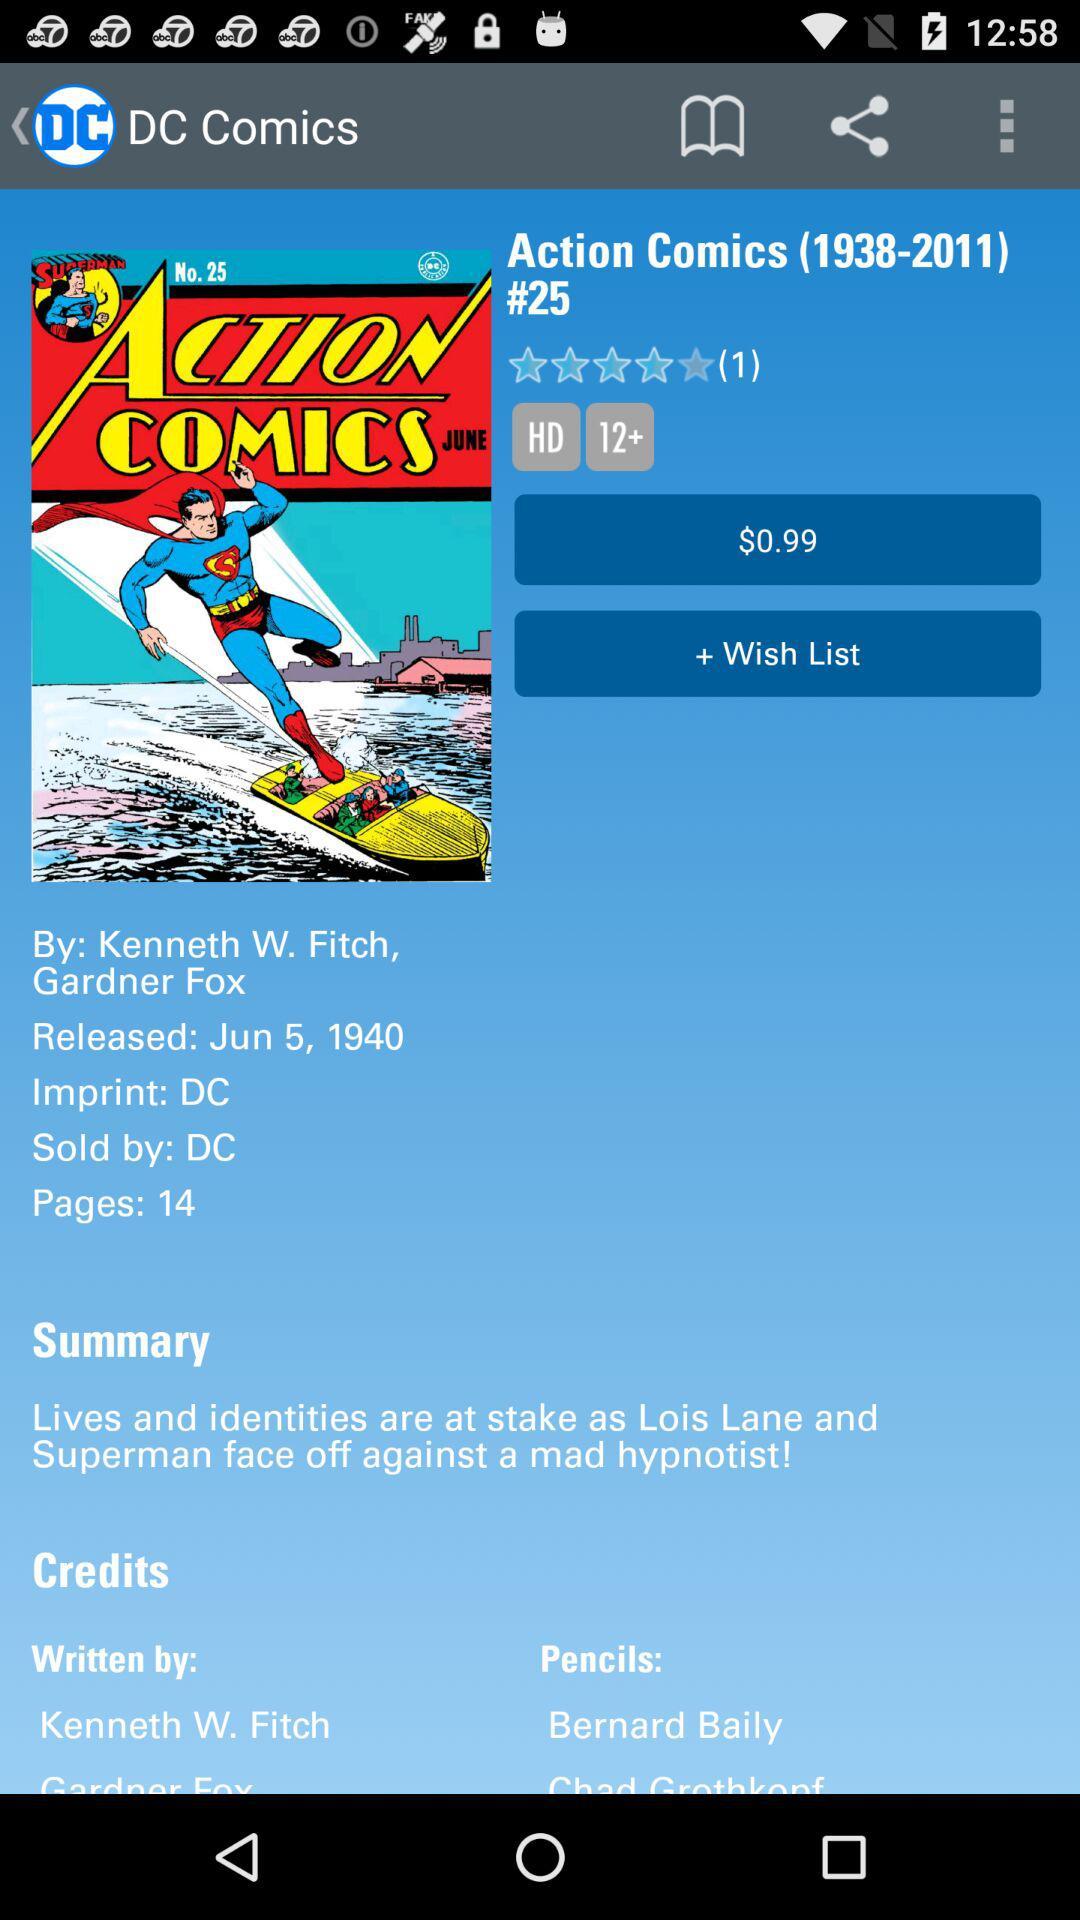 This screenshot has height=1920, width=1080. Describe the element at coordinates (776, 653) in the screenshot. I see `+ wish list item` at that location.